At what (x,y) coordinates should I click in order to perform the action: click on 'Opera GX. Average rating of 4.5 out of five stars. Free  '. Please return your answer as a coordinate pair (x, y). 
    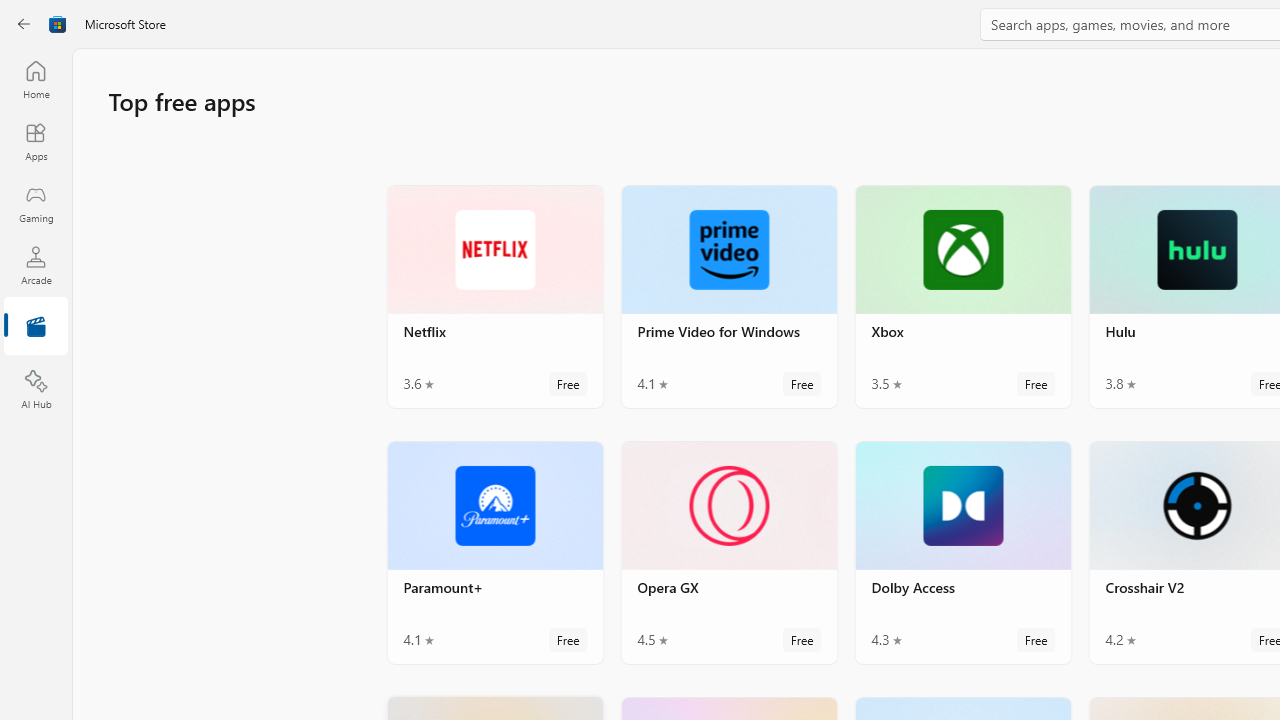
    Looking at the image, I should click on (727, 551).